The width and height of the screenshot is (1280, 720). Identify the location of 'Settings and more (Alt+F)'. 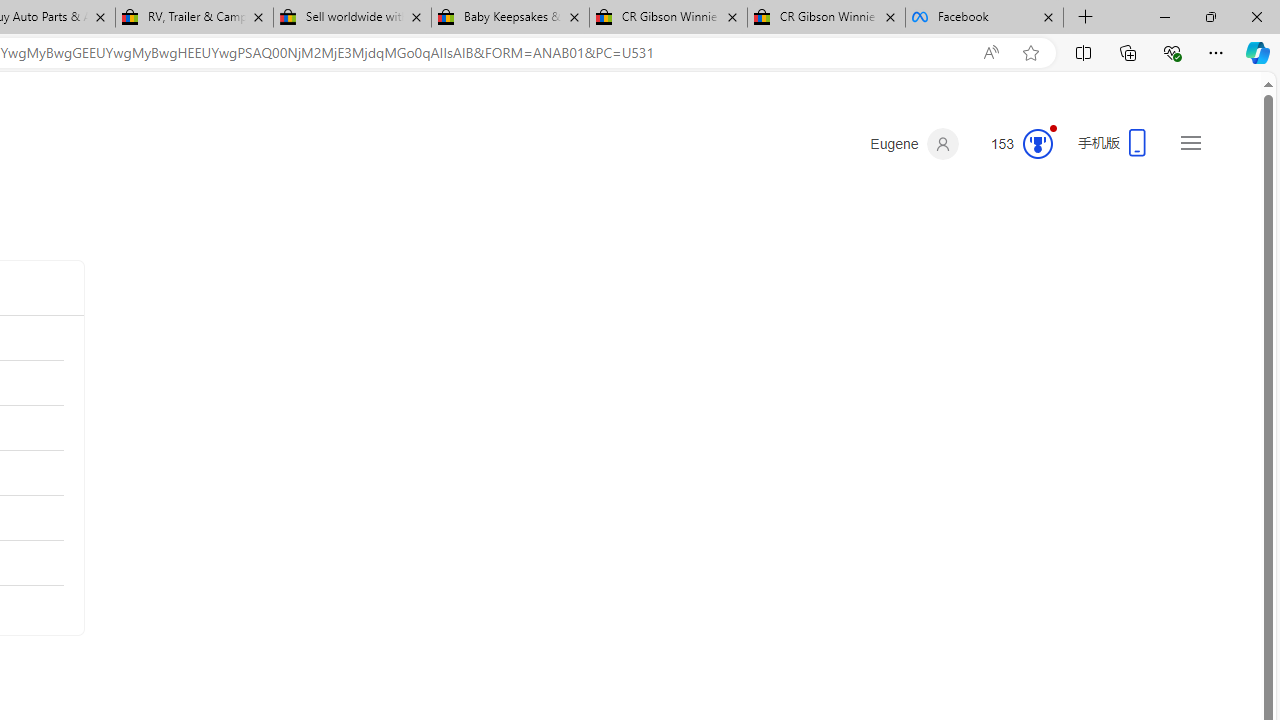
(1215, 51).